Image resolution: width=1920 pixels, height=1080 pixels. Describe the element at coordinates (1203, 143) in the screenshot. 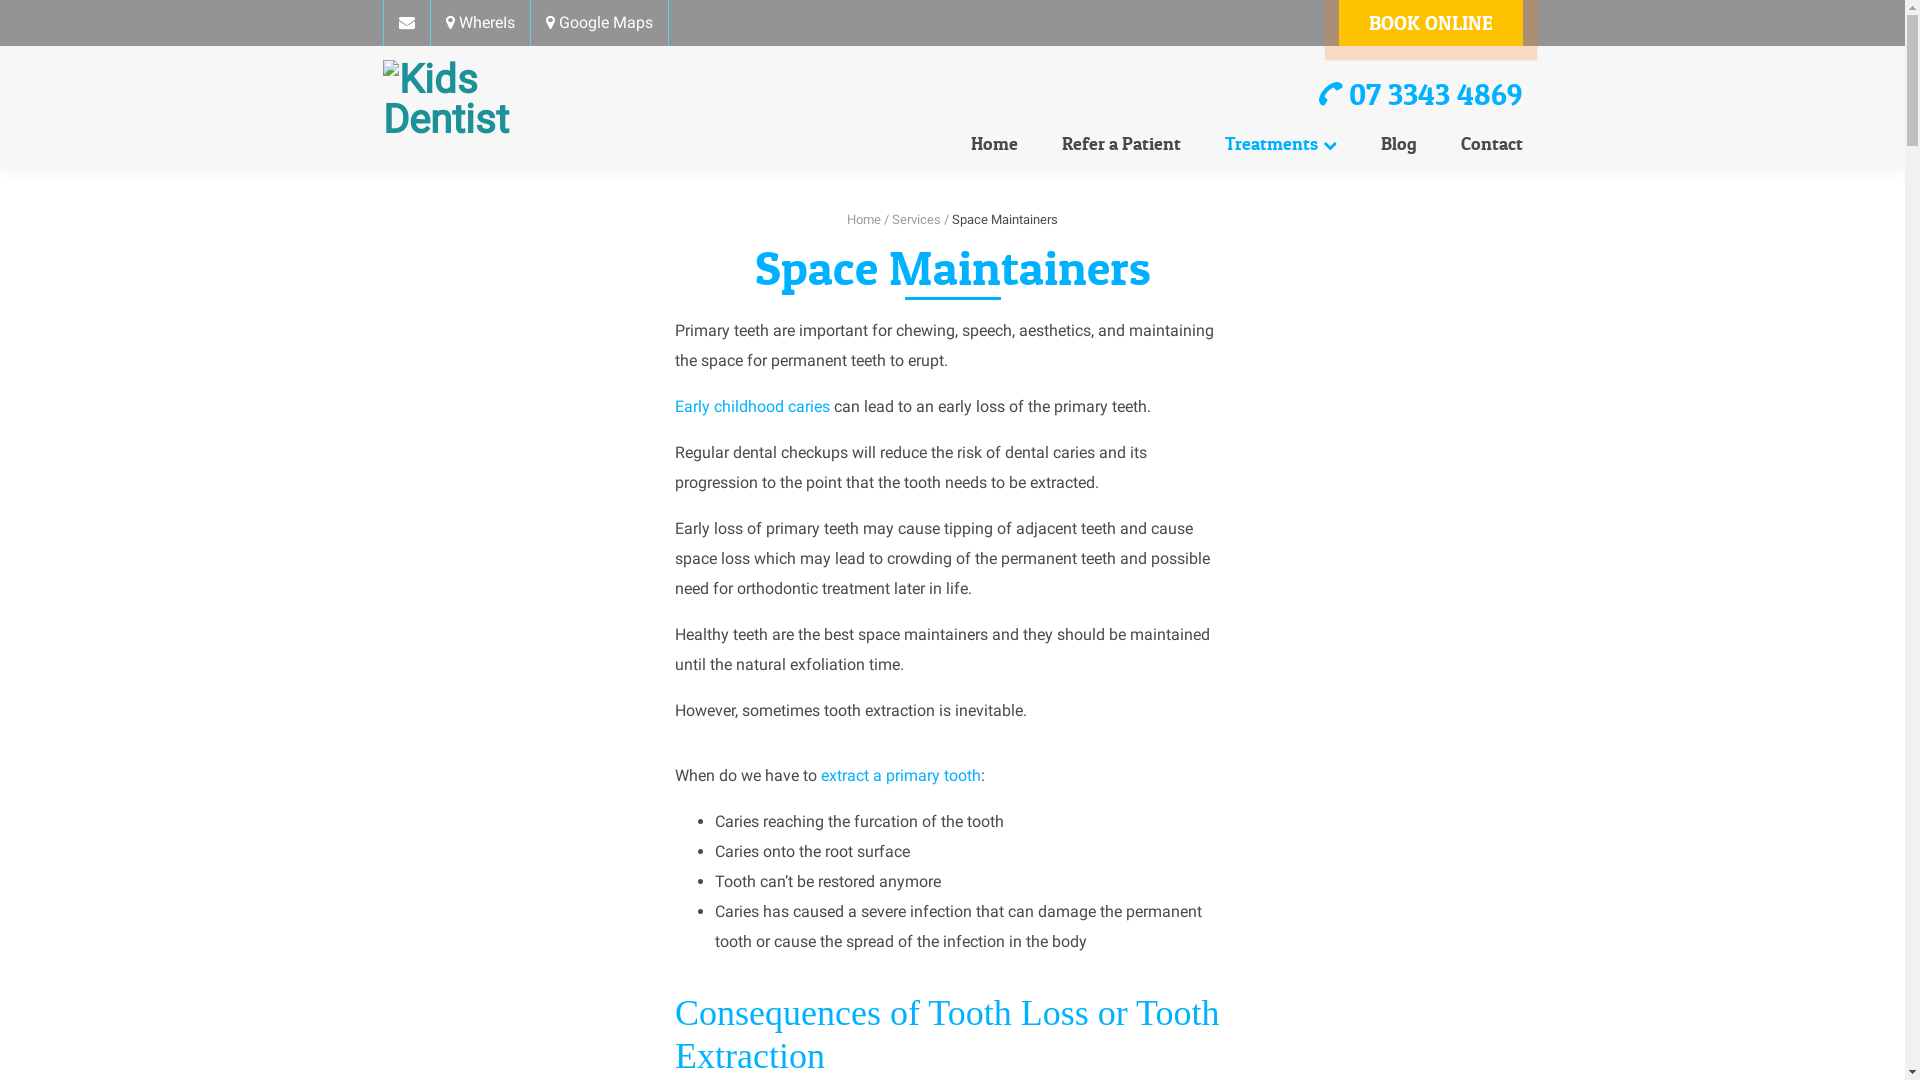

I see `'Treatments'` at that location.